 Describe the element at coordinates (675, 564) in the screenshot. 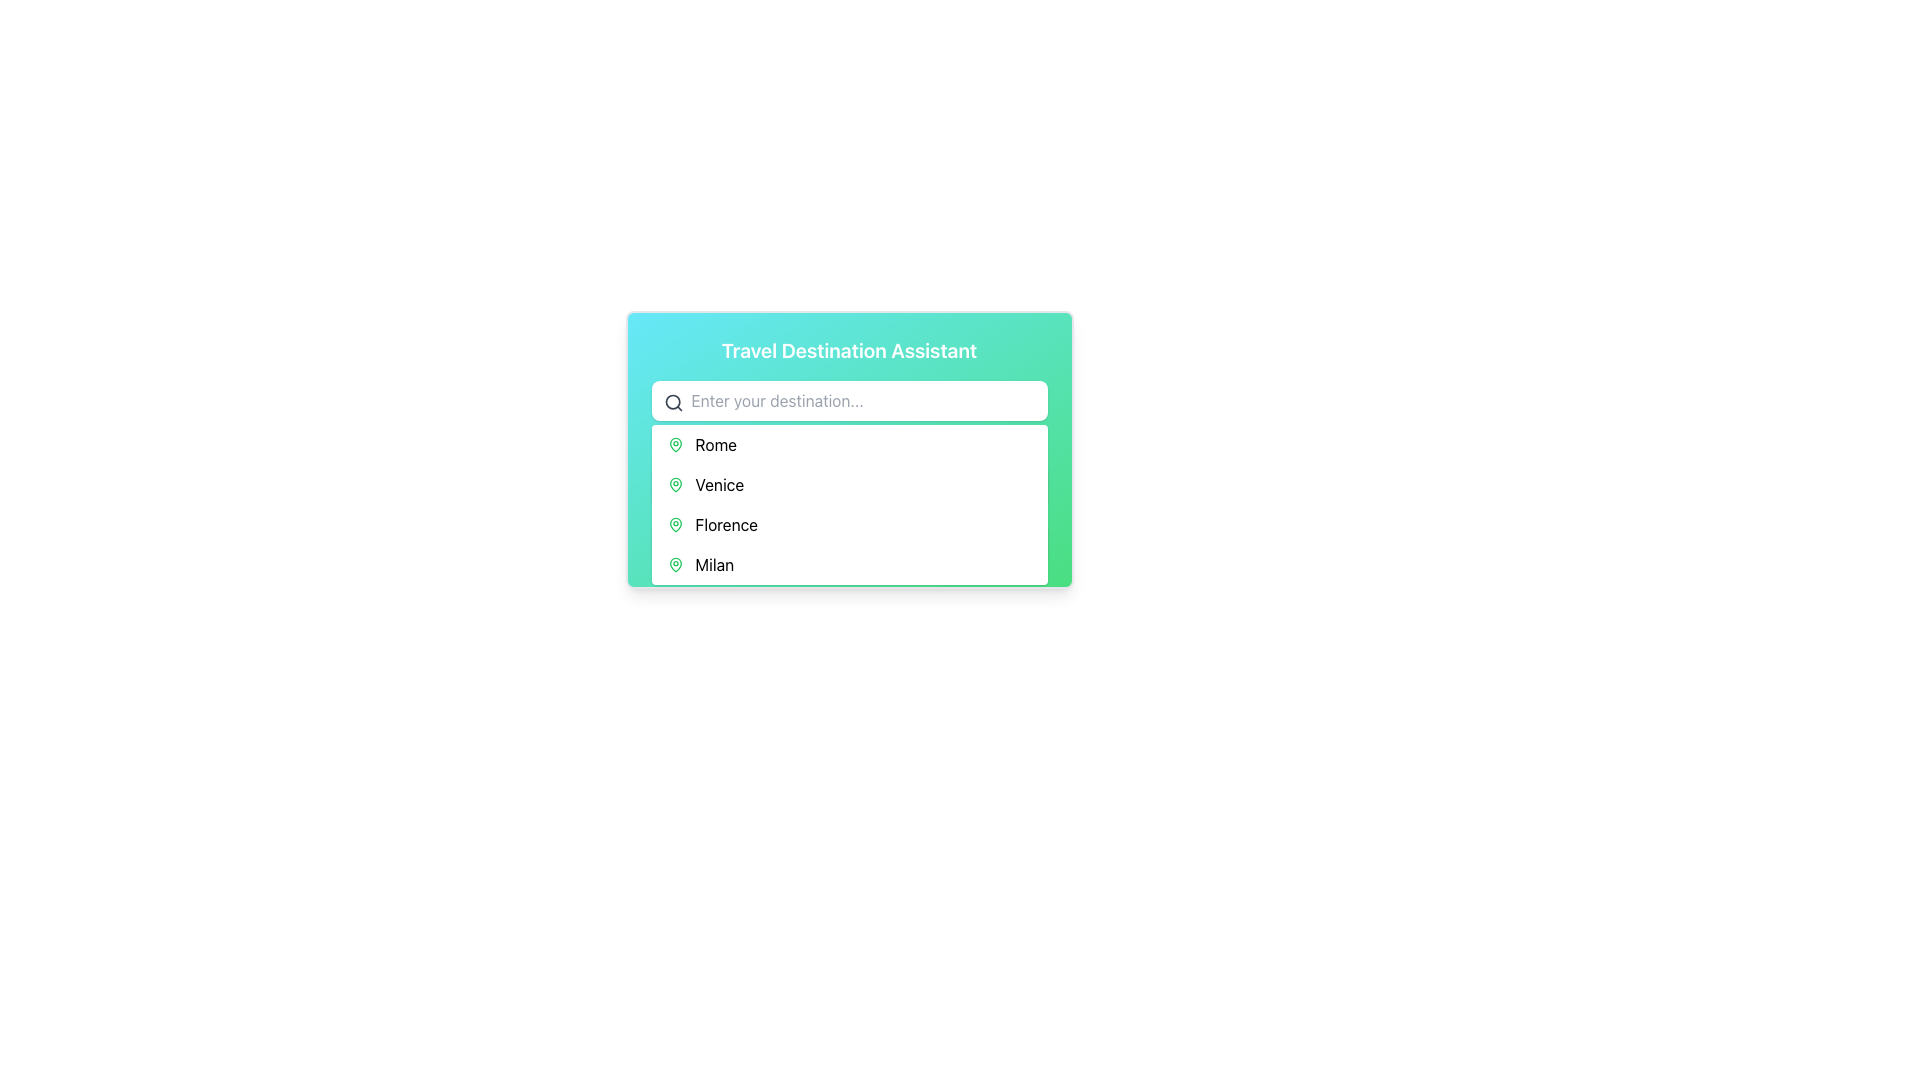

I see `the location icon associated with the 'Milan' entry in the fourth position of the drop-down list to interact with it` at that location.